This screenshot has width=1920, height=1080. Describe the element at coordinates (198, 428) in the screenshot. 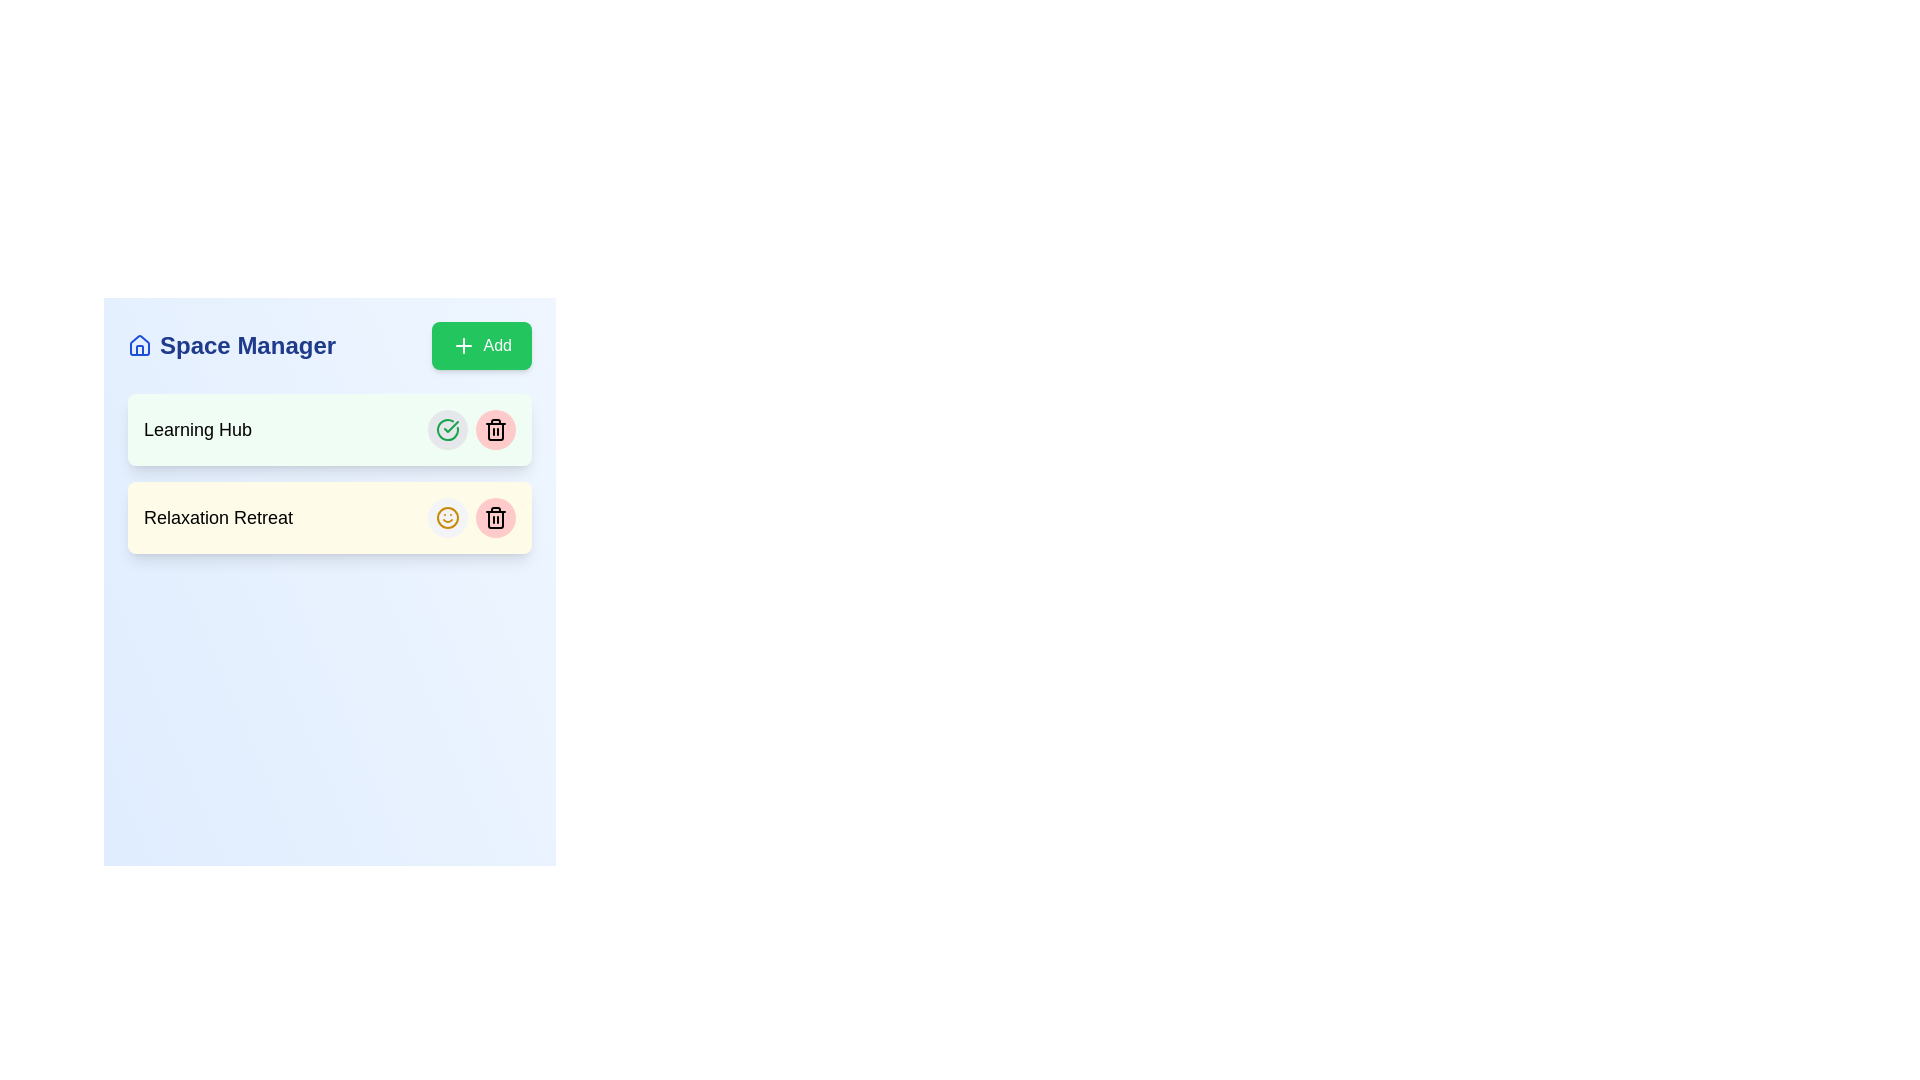

I see `text content of the label 'Learning Hub' located in the left portion of the card section under 'Space Manager'` at that location.